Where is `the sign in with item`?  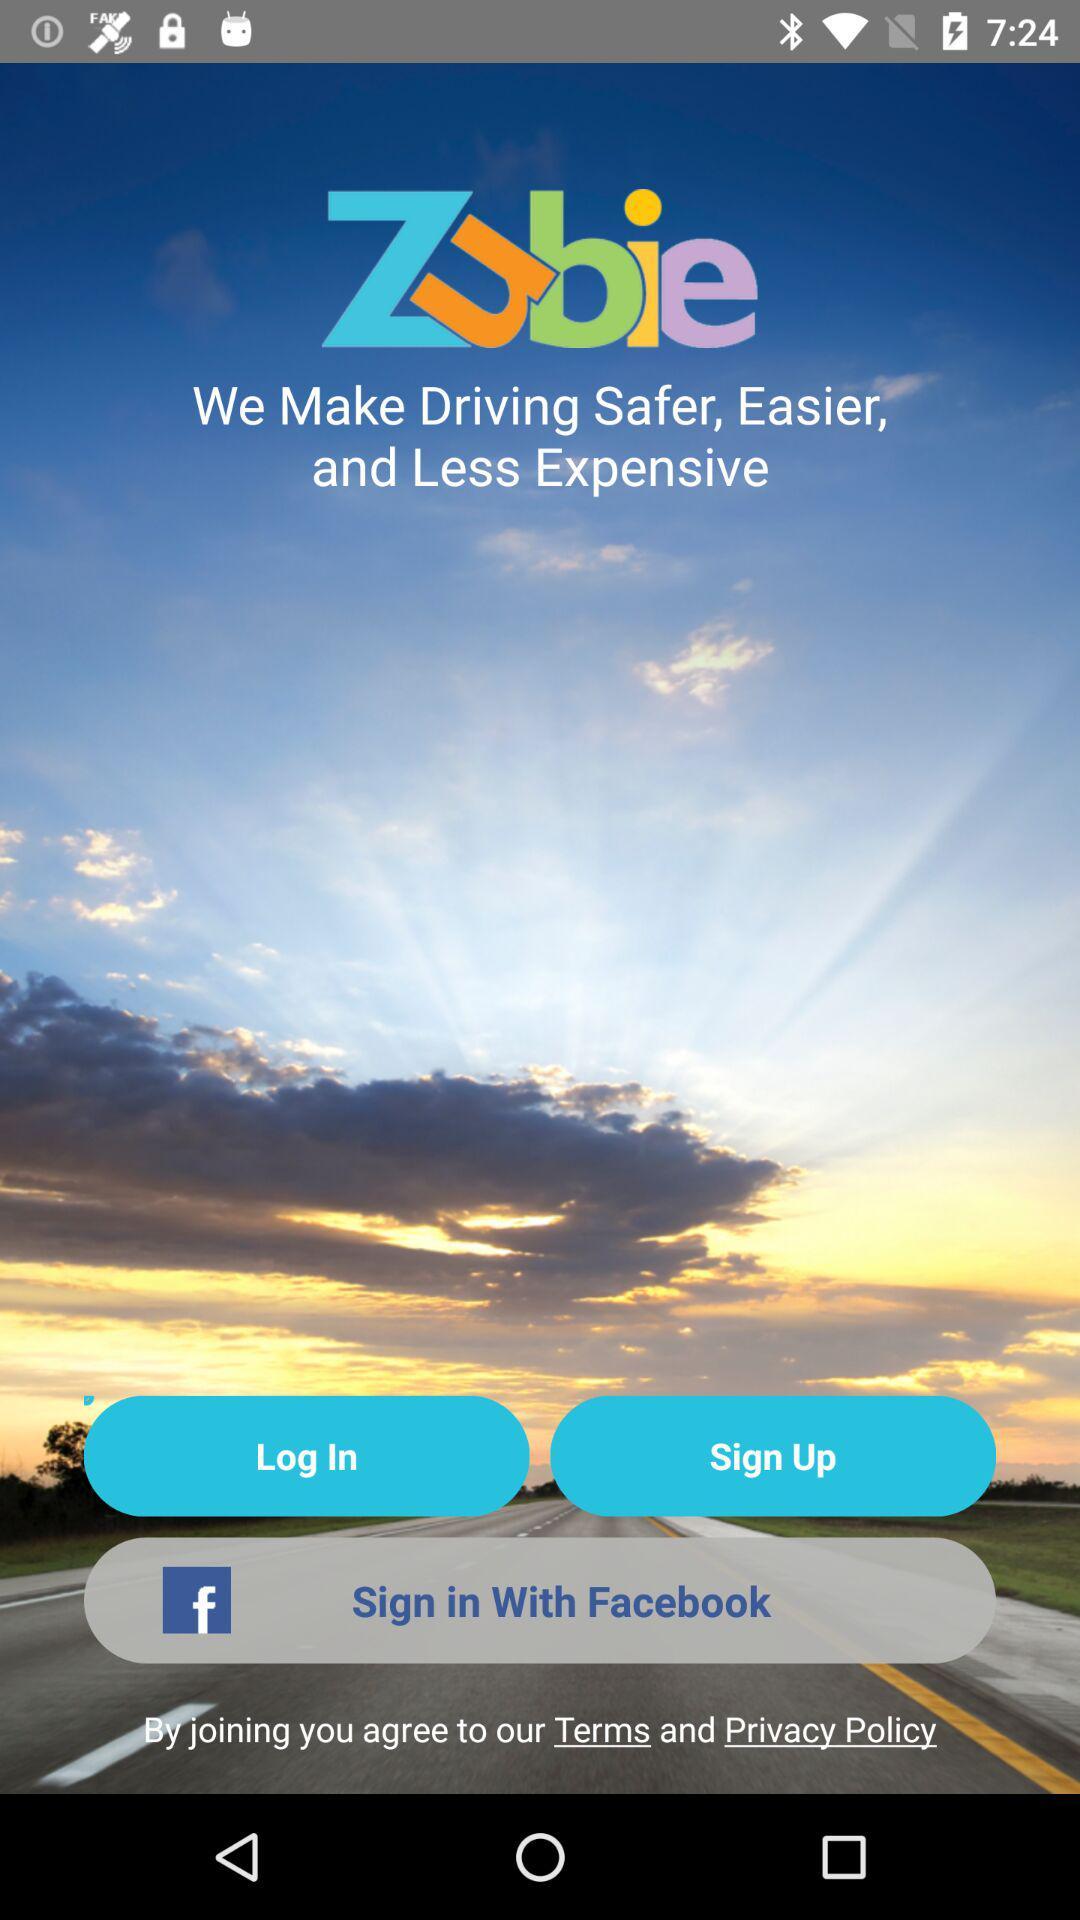
the sign in with item is located at coordinates (540, 1600).